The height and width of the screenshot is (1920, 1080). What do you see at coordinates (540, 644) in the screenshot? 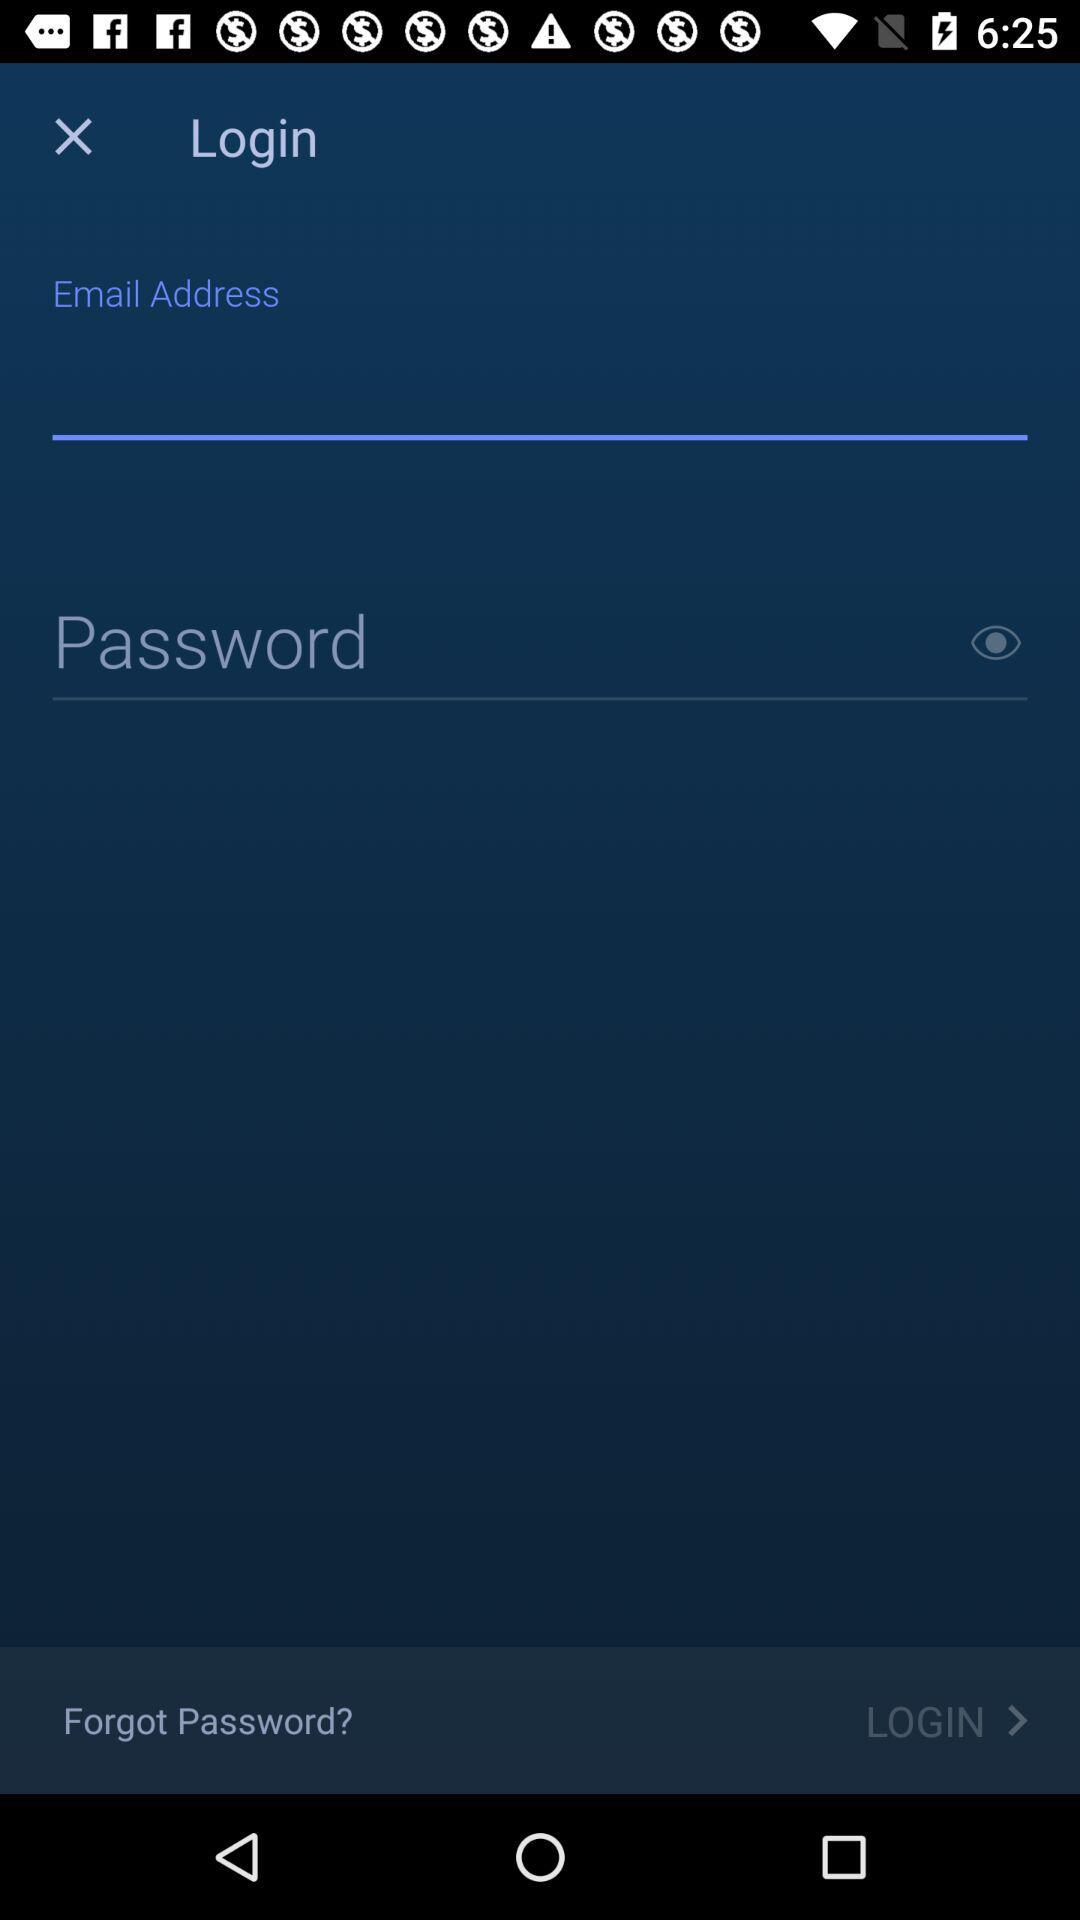
I see `type password` at bounding box center [540, 644].